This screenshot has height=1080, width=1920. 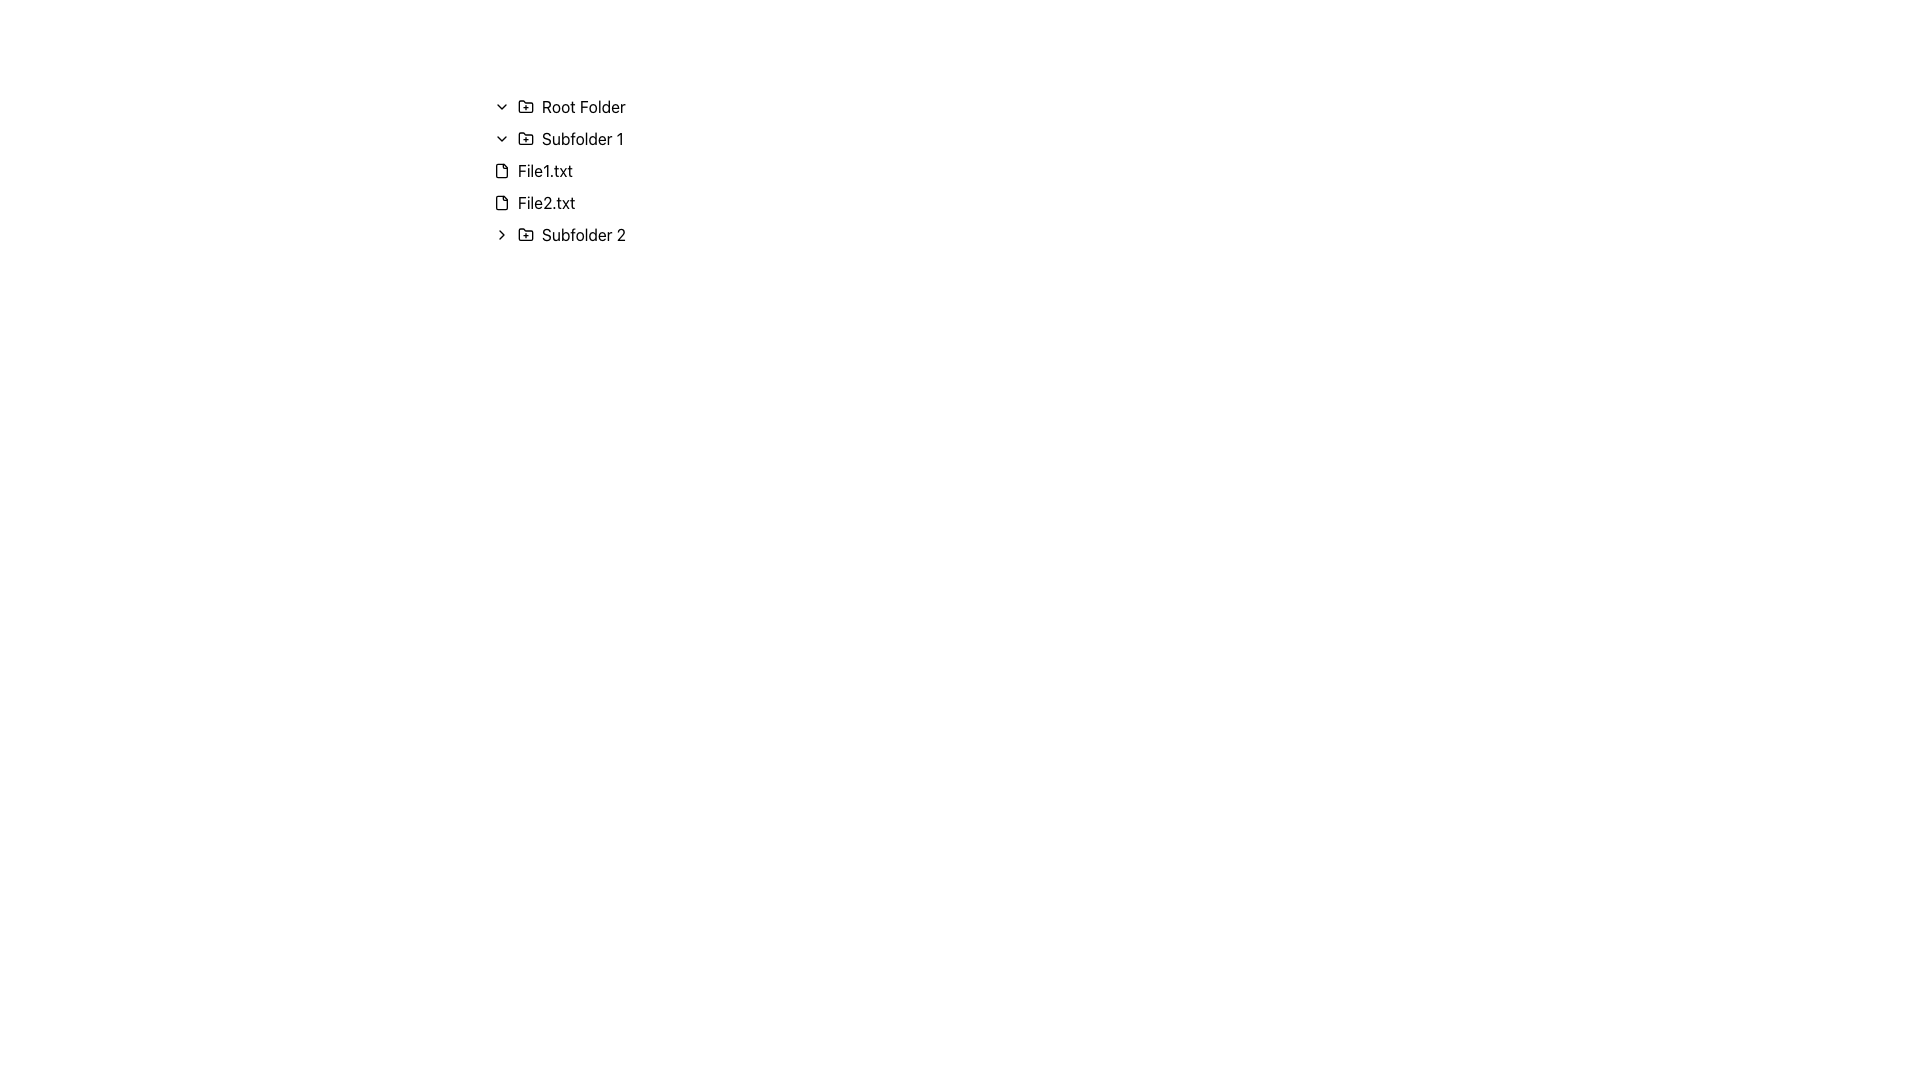 I want to click on the icon that visually represents the file 'File1.txt', which is located at the leftmost position of the entry and has a distinct document-like shape with a folded corner, so click(x=502, y=169).